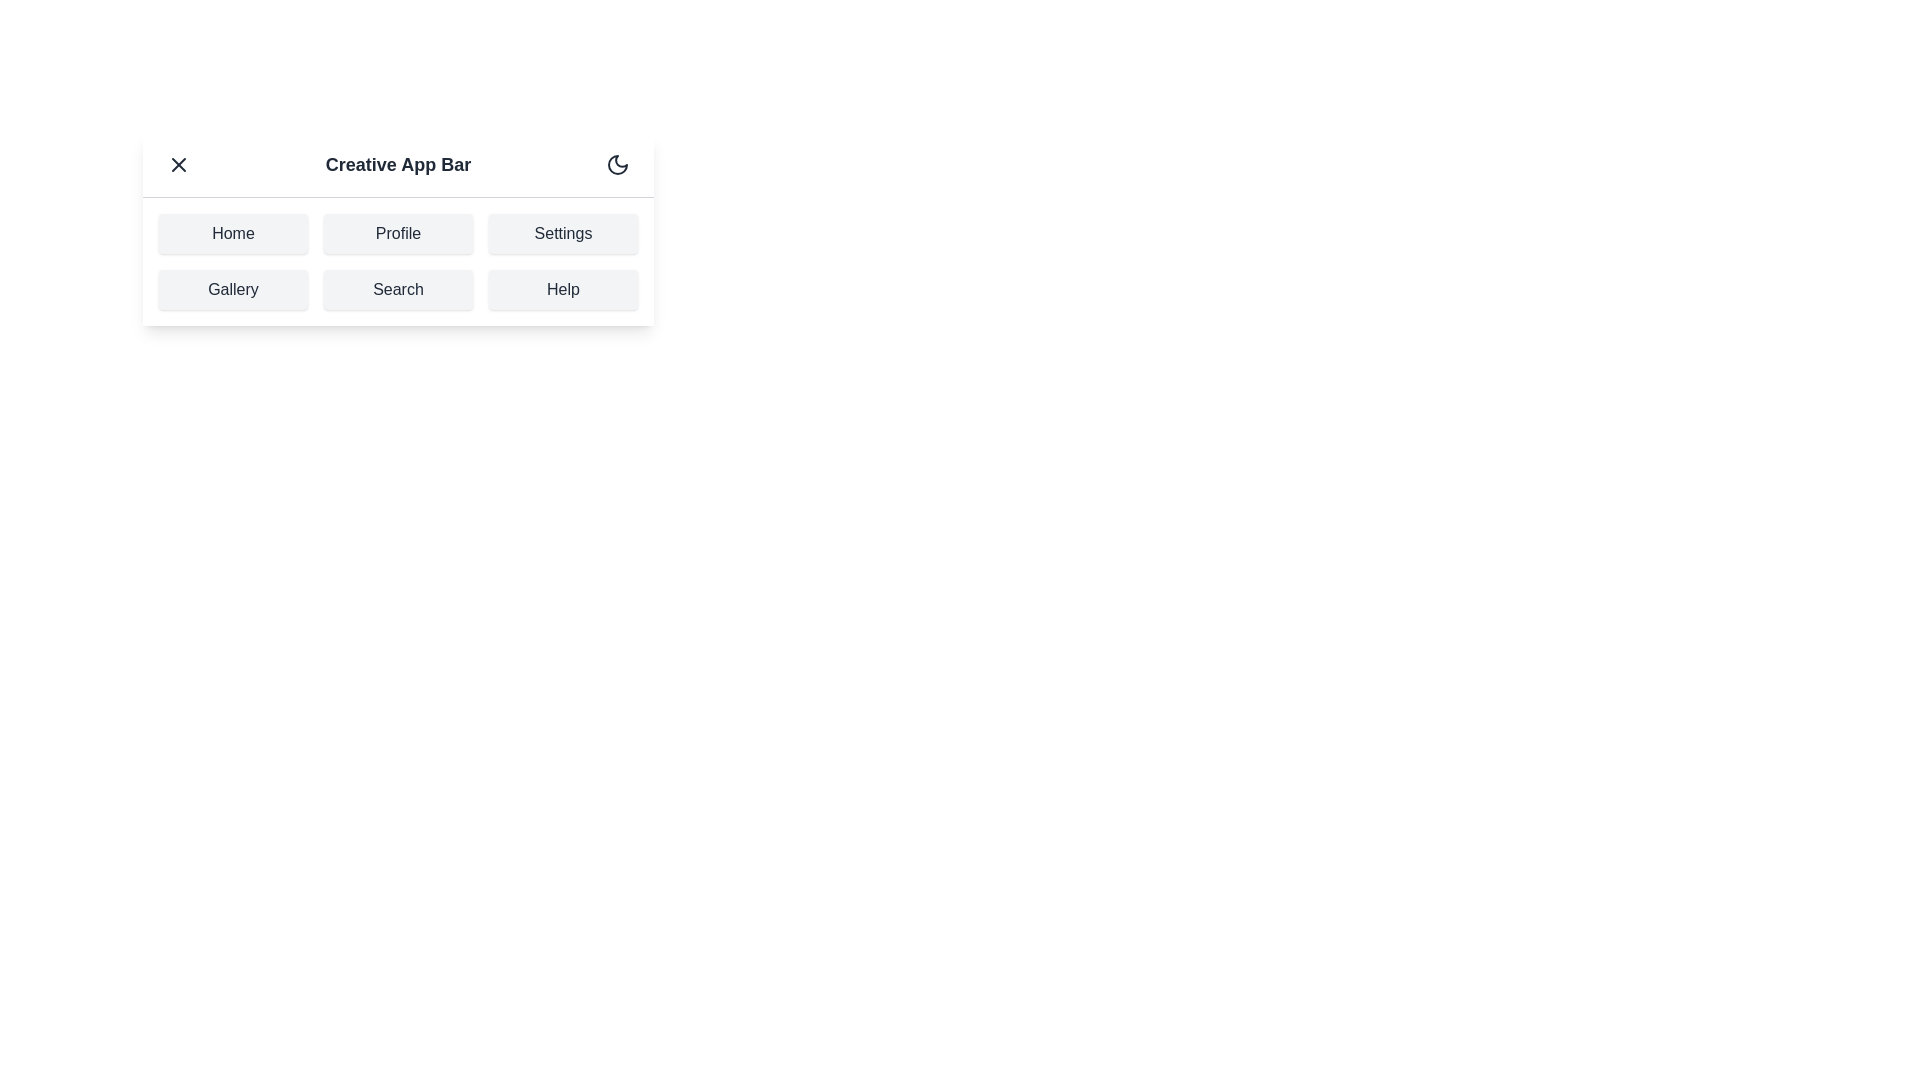 The image size is (1920, 1080). I want to click on the menu toggle button to toggle the menu visibility, so click(178, 164).